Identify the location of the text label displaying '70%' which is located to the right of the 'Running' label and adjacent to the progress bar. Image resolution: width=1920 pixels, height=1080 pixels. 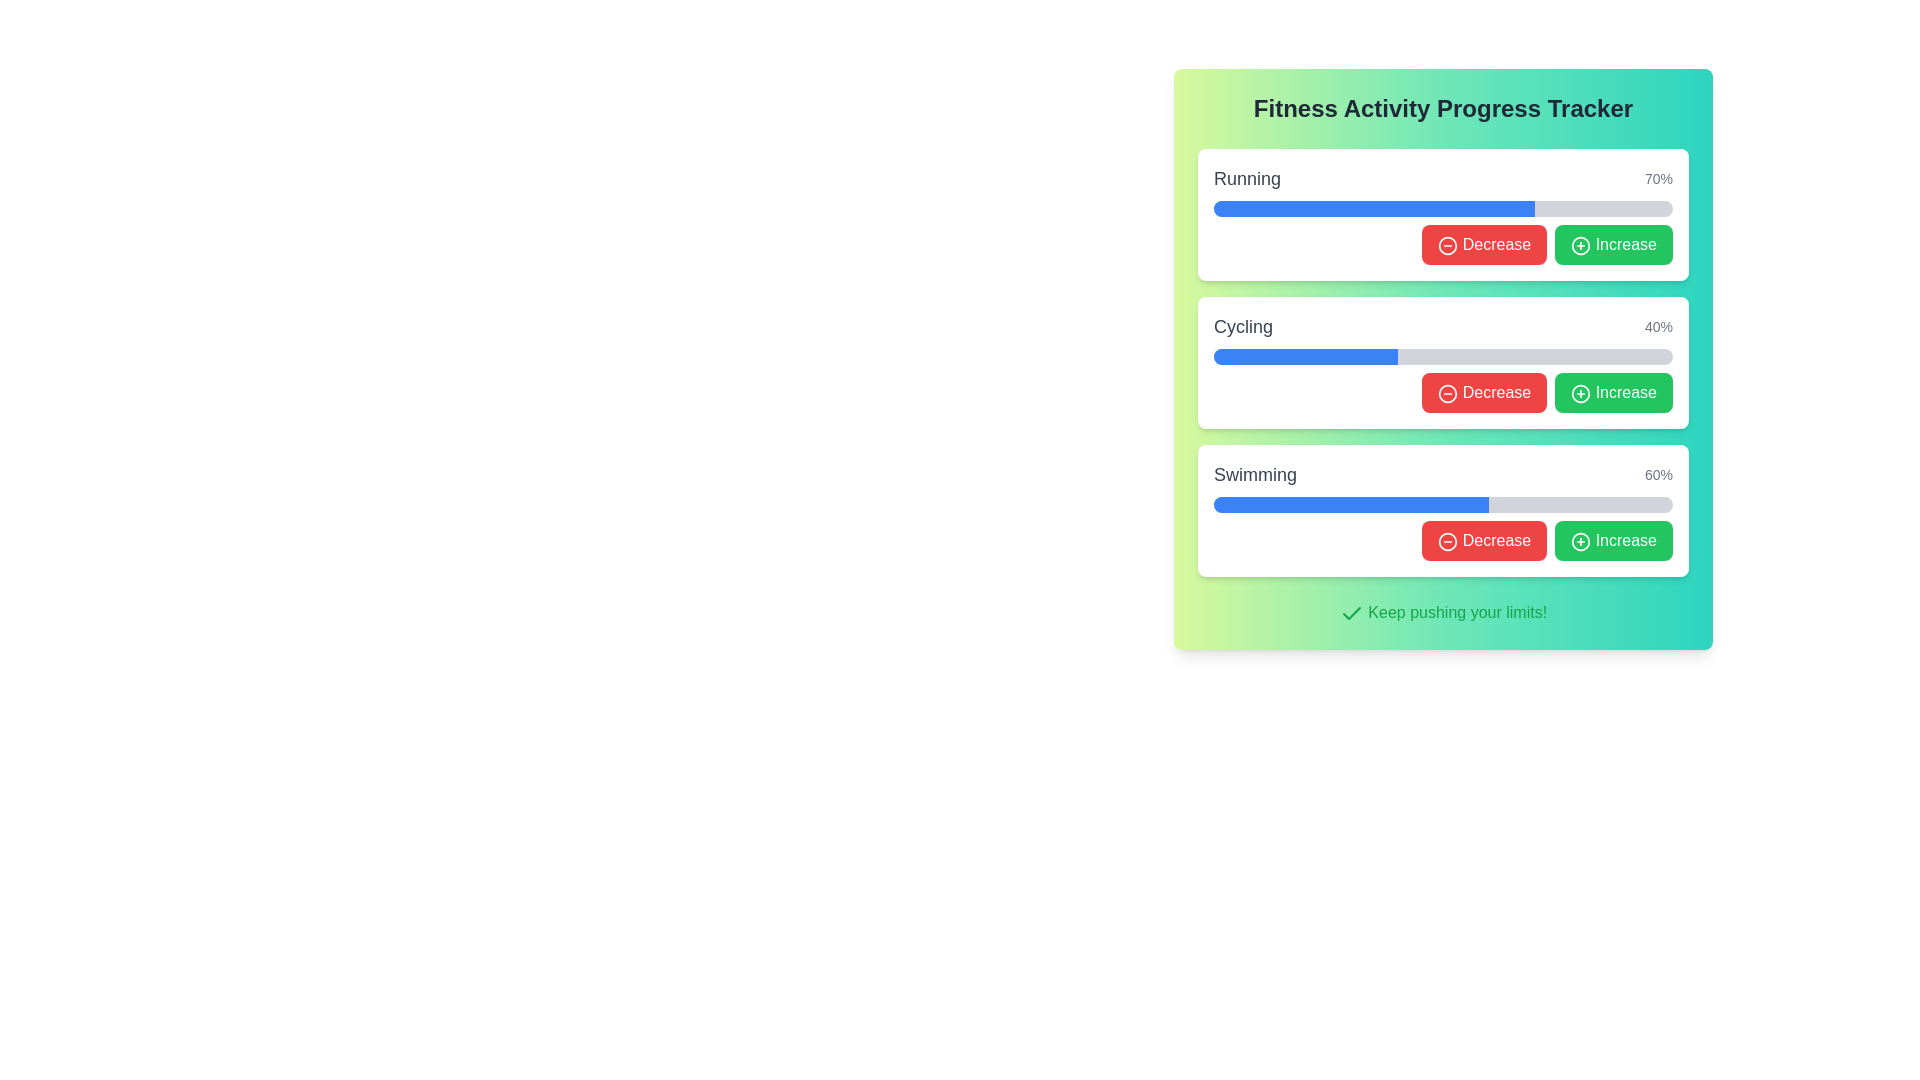
(1659, 177).